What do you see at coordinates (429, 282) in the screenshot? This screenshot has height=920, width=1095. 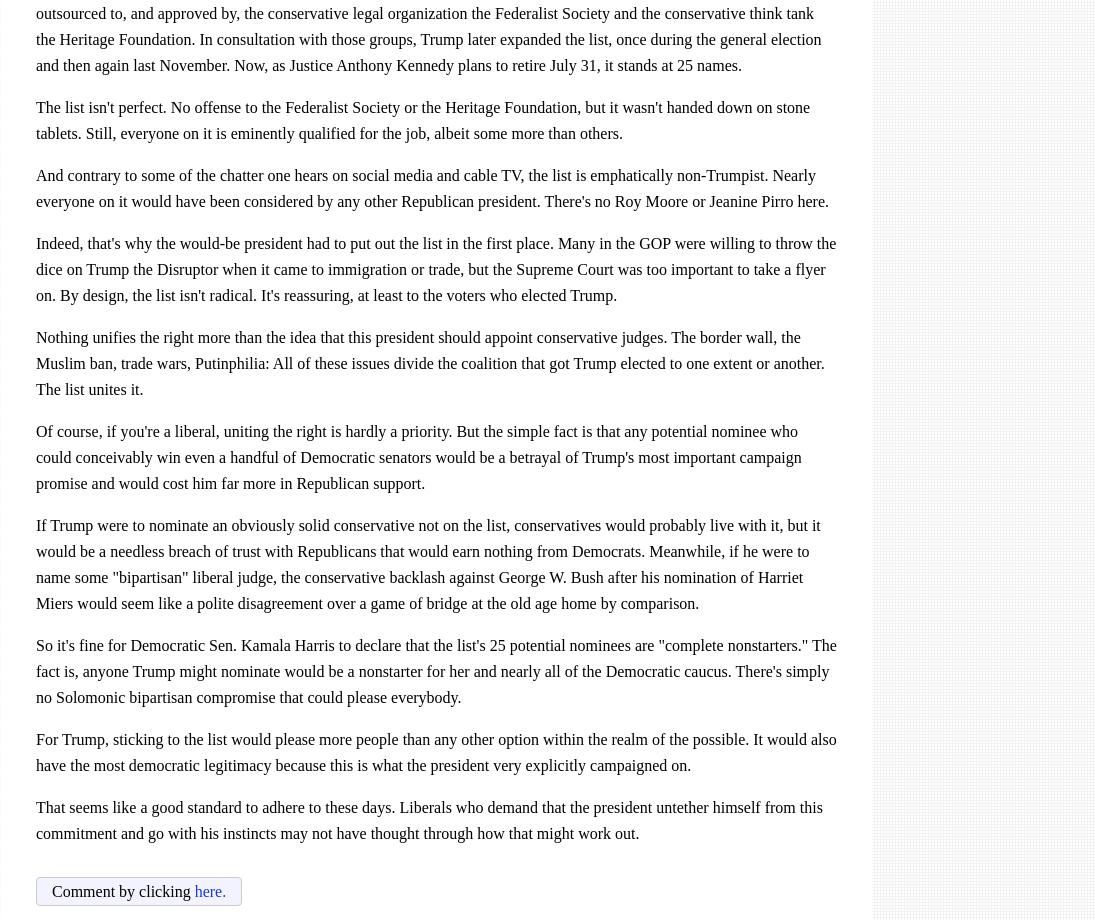 I see `'was too important to take a flyer on. By design, the list isn't radical. It's reassuring, at least to the voters who elected Trump.'` at bounding box center [429, 282].